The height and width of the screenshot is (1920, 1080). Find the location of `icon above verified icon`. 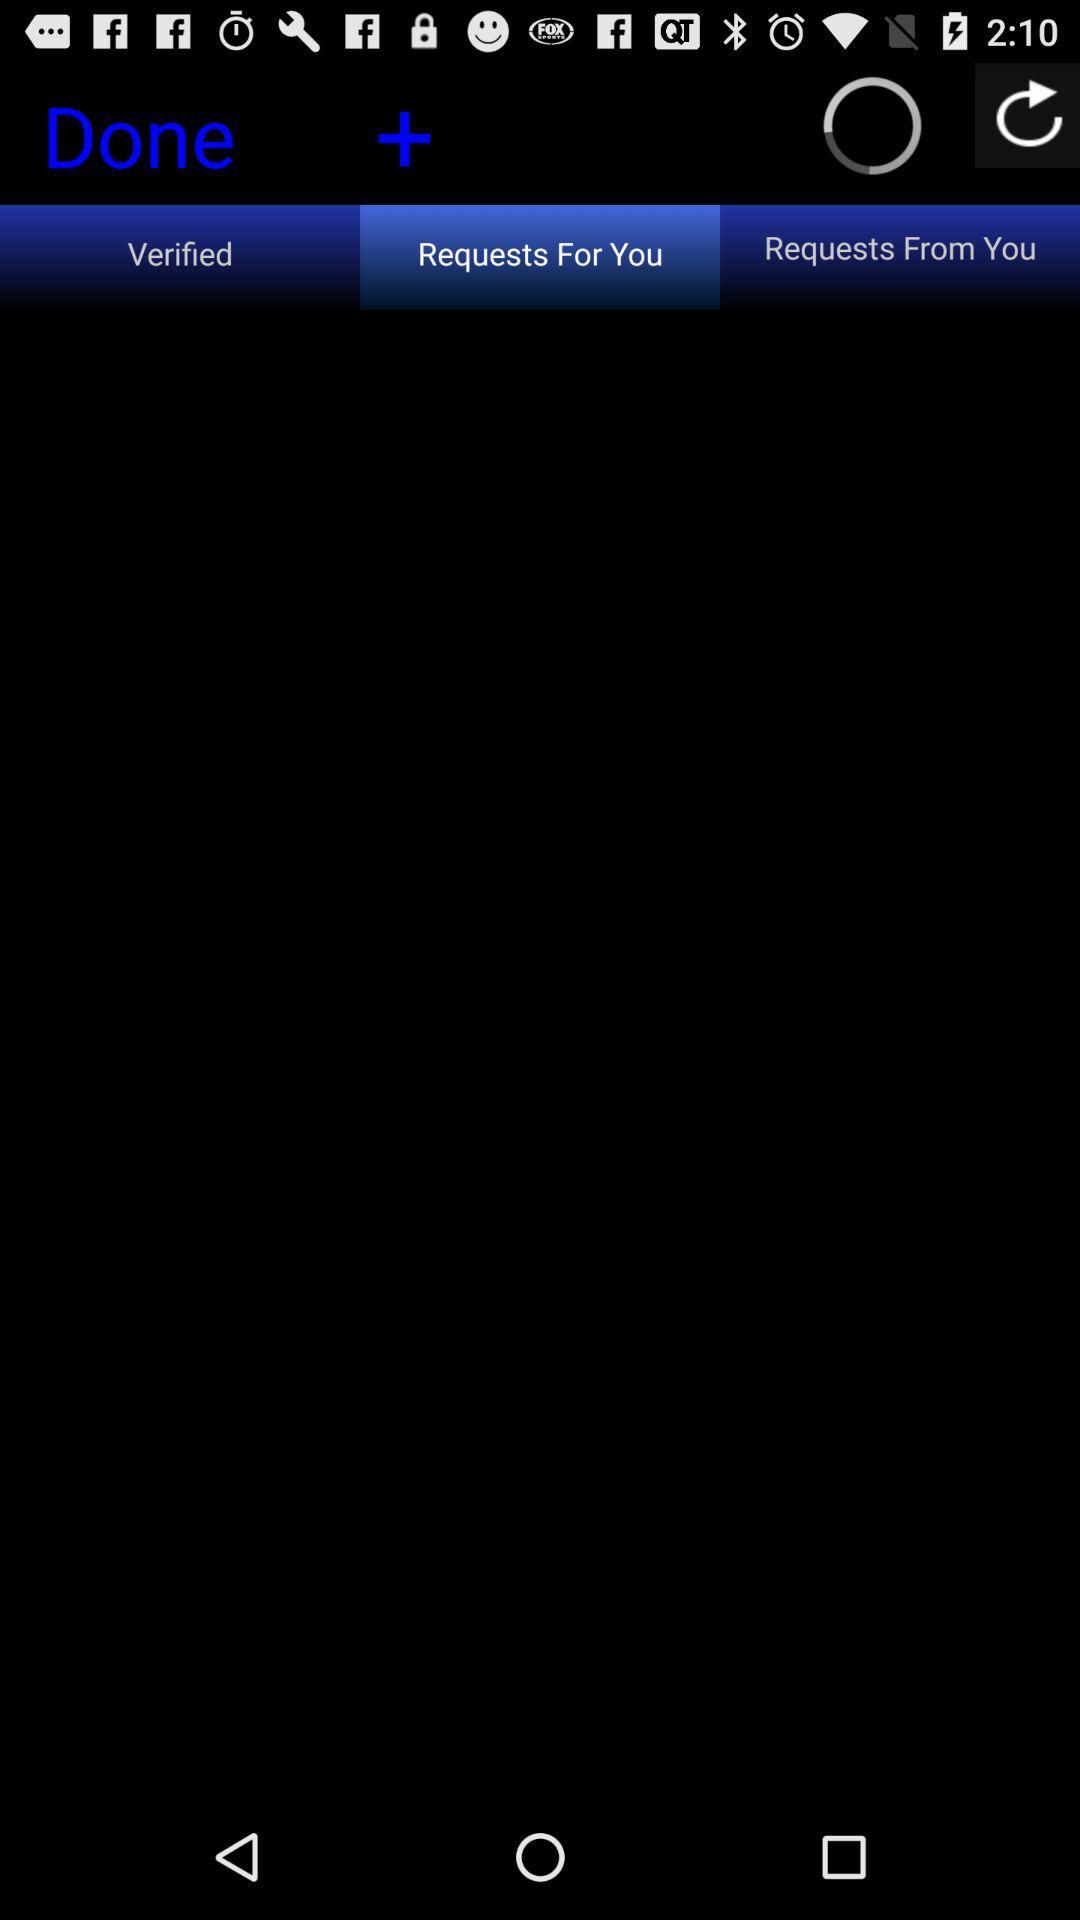

icon above verified icon is located at coordinates (172, 140).